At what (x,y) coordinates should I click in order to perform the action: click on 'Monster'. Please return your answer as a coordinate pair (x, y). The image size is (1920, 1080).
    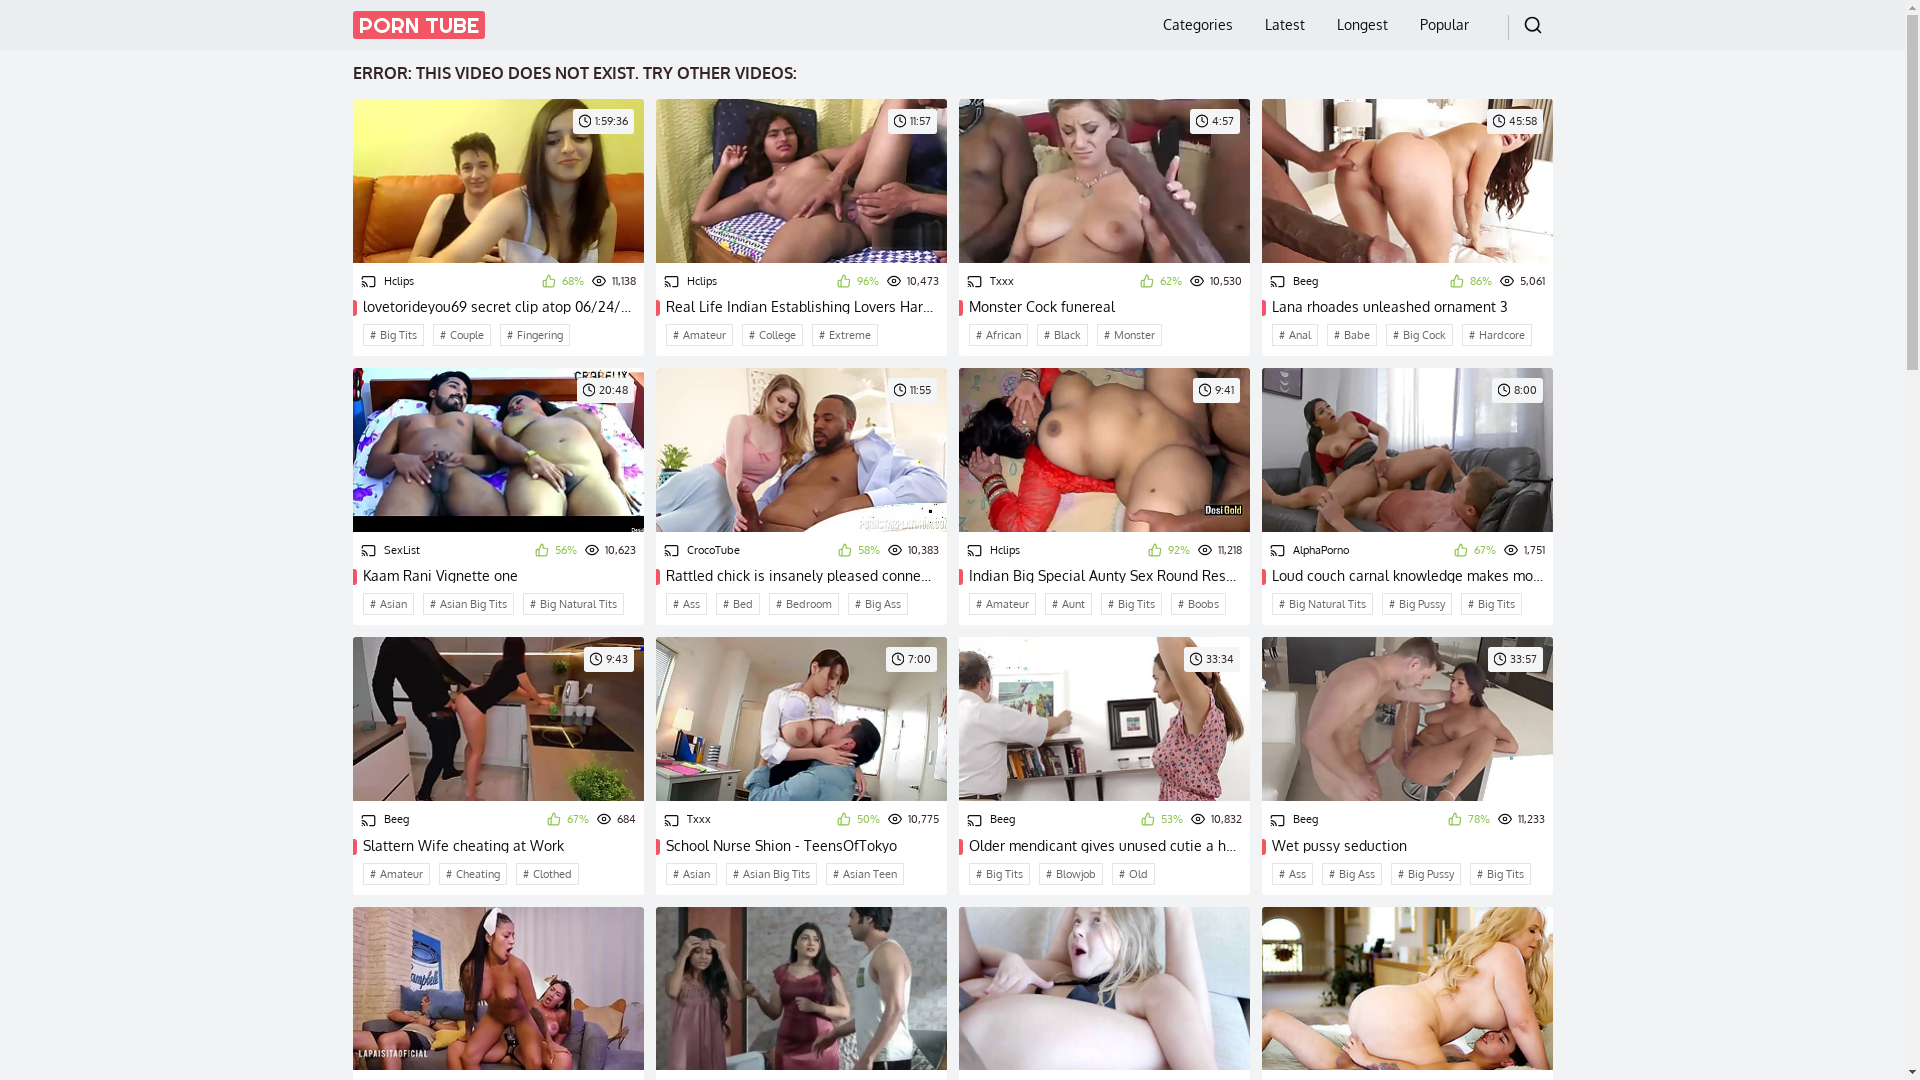
    Looking at the image, I should click on (1128, 334).